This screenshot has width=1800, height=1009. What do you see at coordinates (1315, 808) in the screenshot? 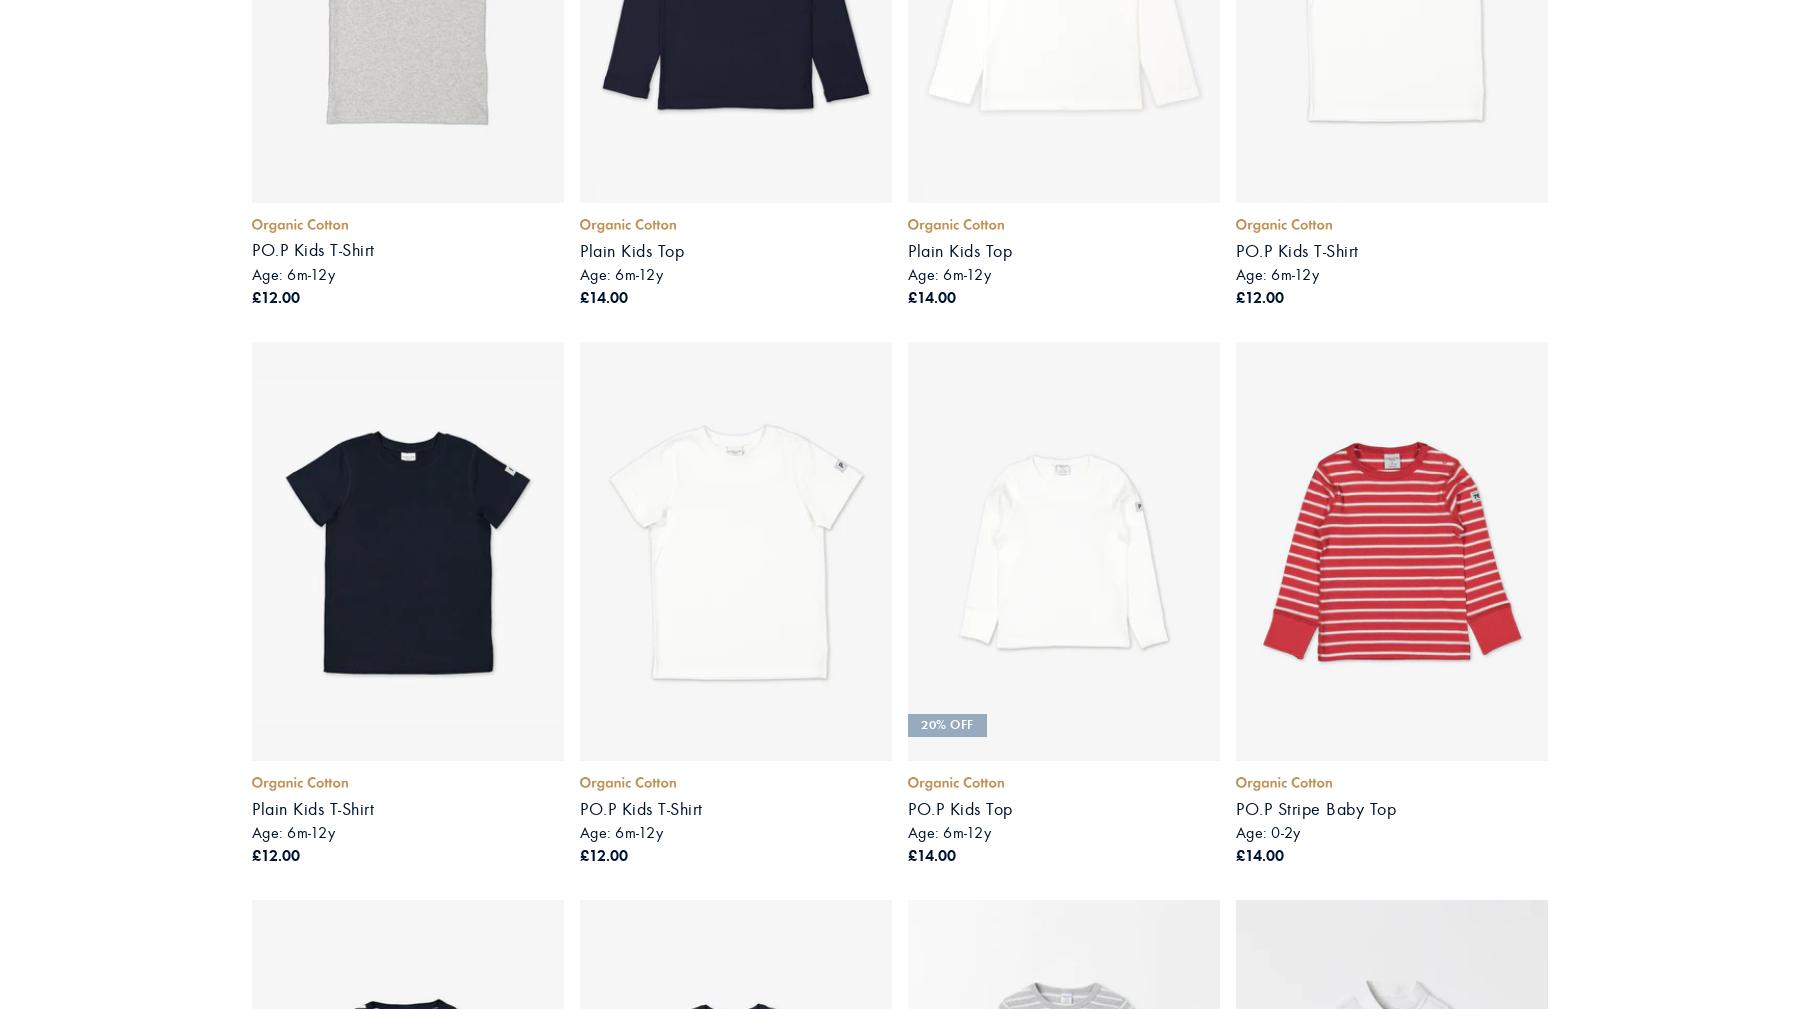
I see `'PO.P Stripe Baby Top'` at bounding box center [1315, 808].